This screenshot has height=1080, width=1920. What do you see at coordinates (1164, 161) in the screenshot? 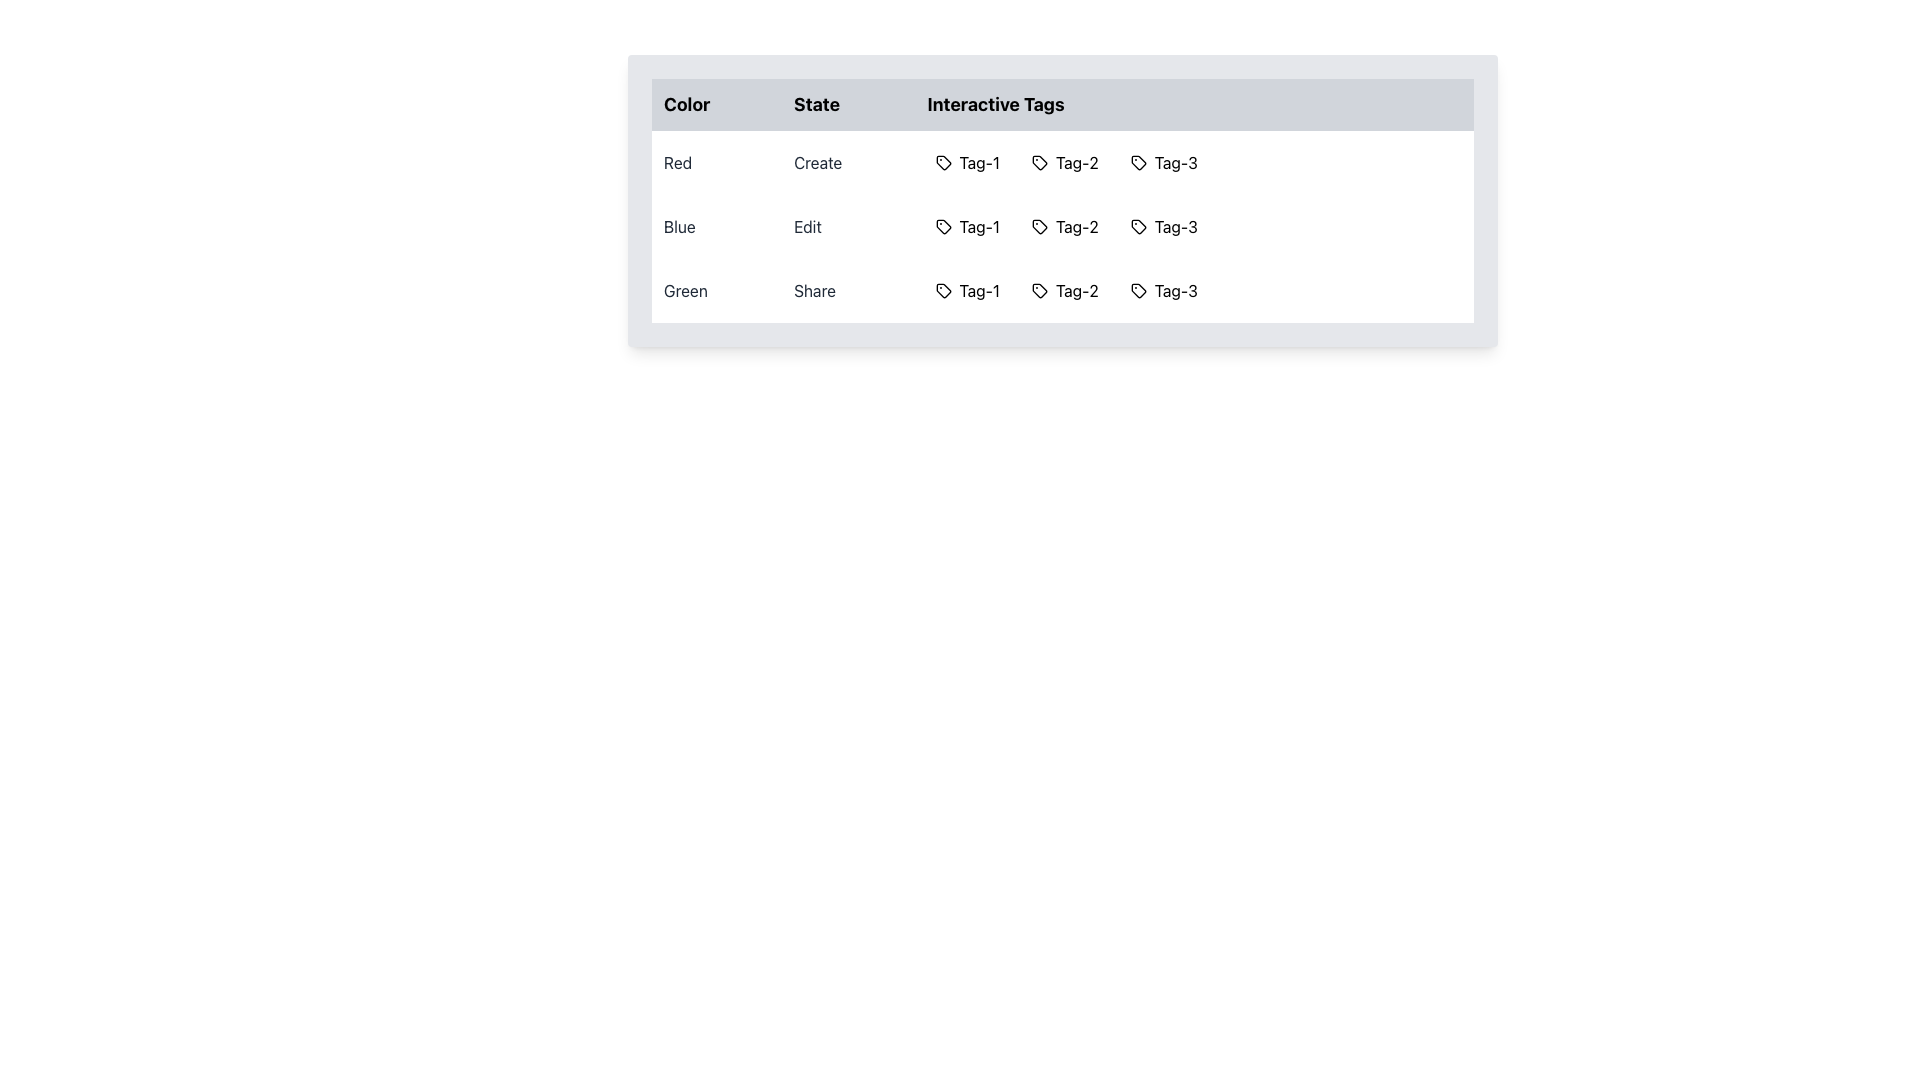
I see `the non-interactive label in the 'Interactive Tags' column, specifically the third element in the row titled 'Create', which visually categorizes related data` at bounding box center [1164, 161].